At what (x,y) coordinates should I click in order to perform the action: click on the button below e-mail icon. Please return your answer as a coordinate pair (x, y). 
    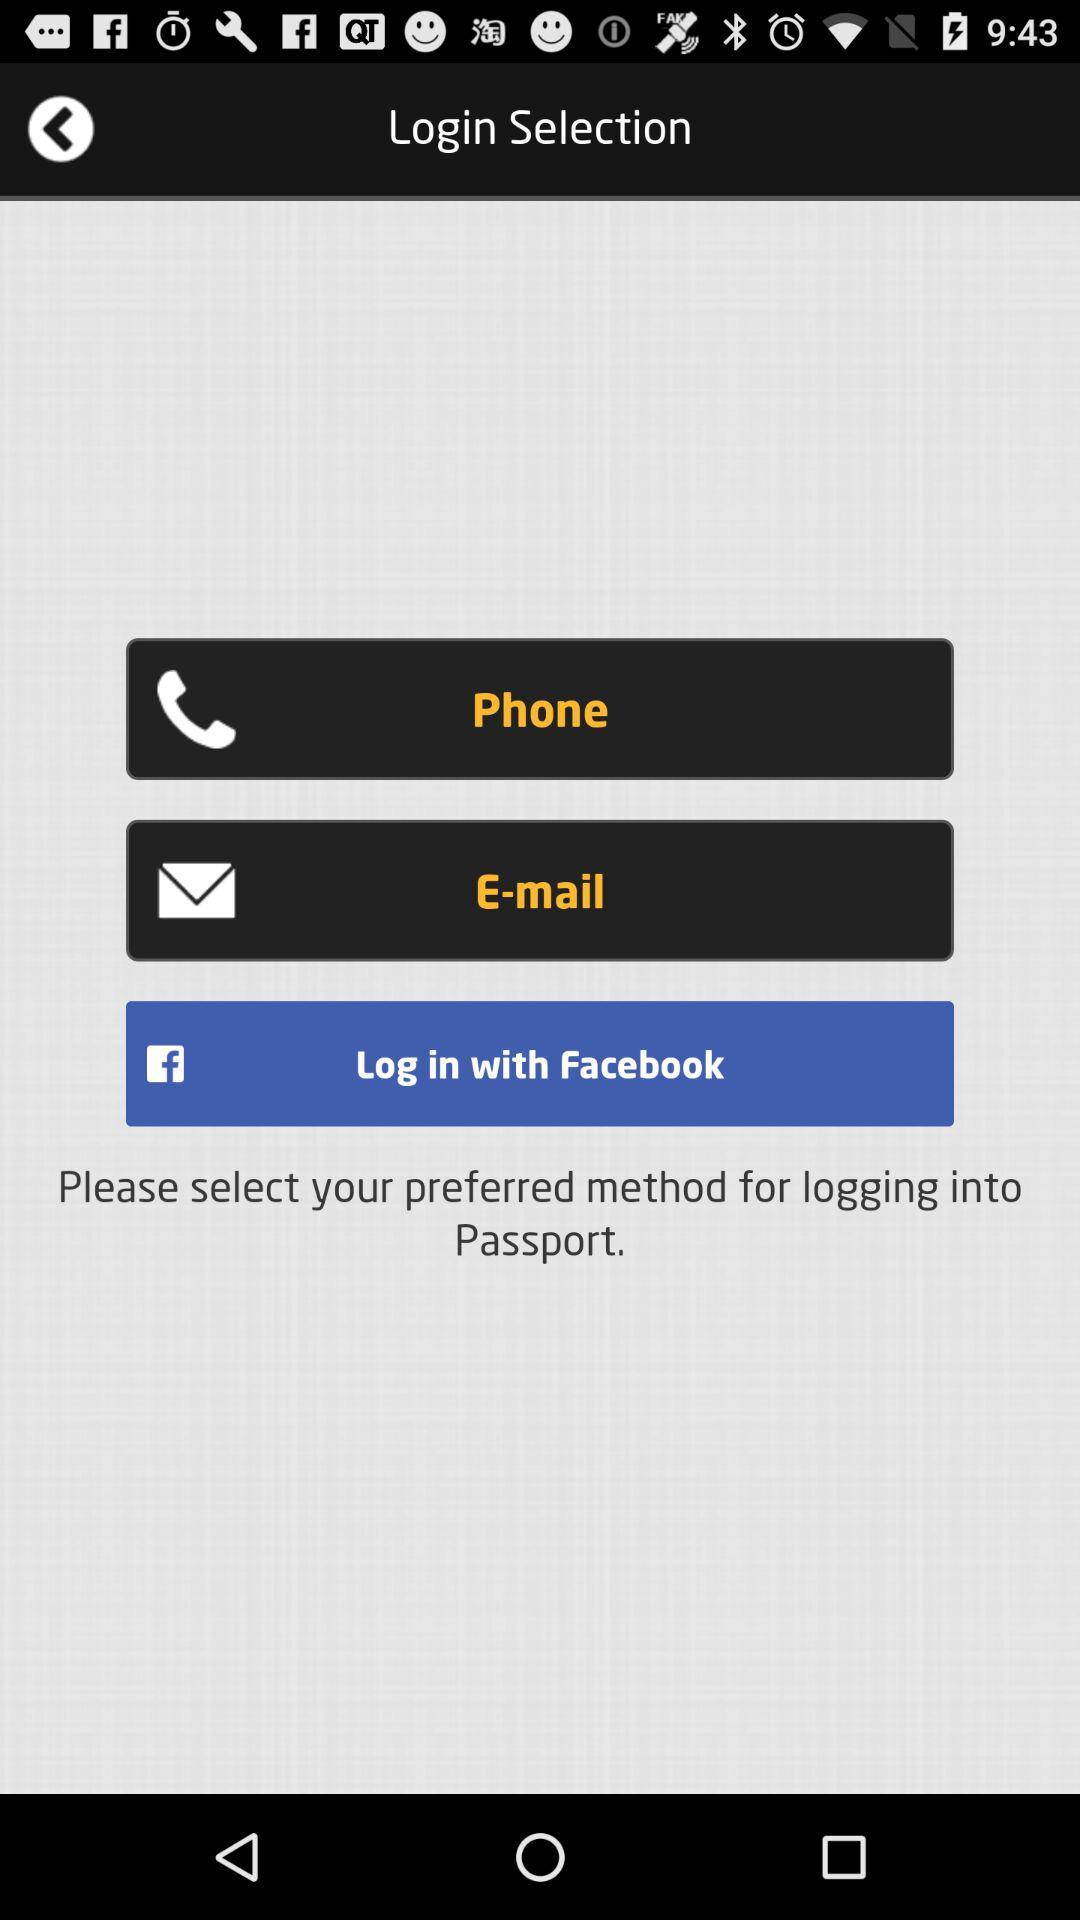
    Looking at the image, I should click on (540, 1062).